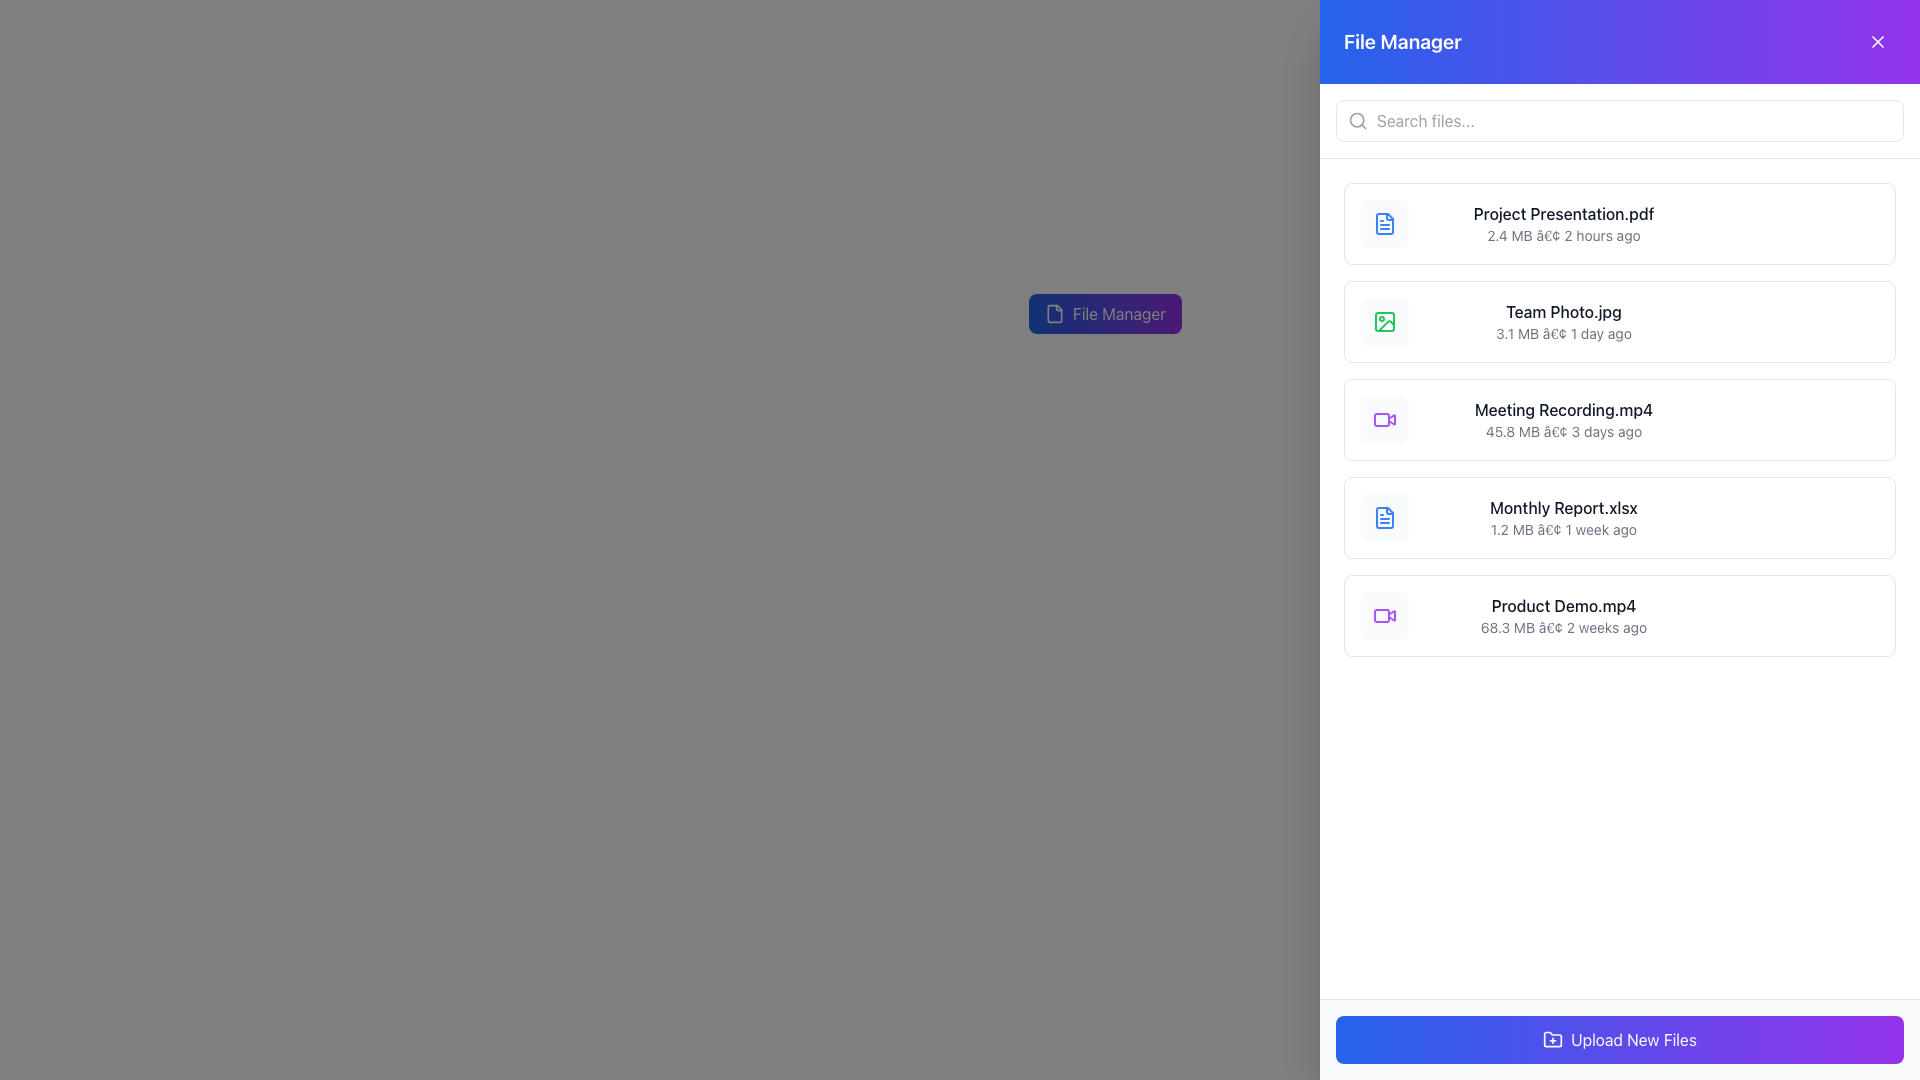 This screenshot has height=1080, width=1920. I want to click on the small blue document icon representing a file type, located next to 'Monthly Report.xlsx' in the right-hand panel of the file manager interface, so click(1384, 516).